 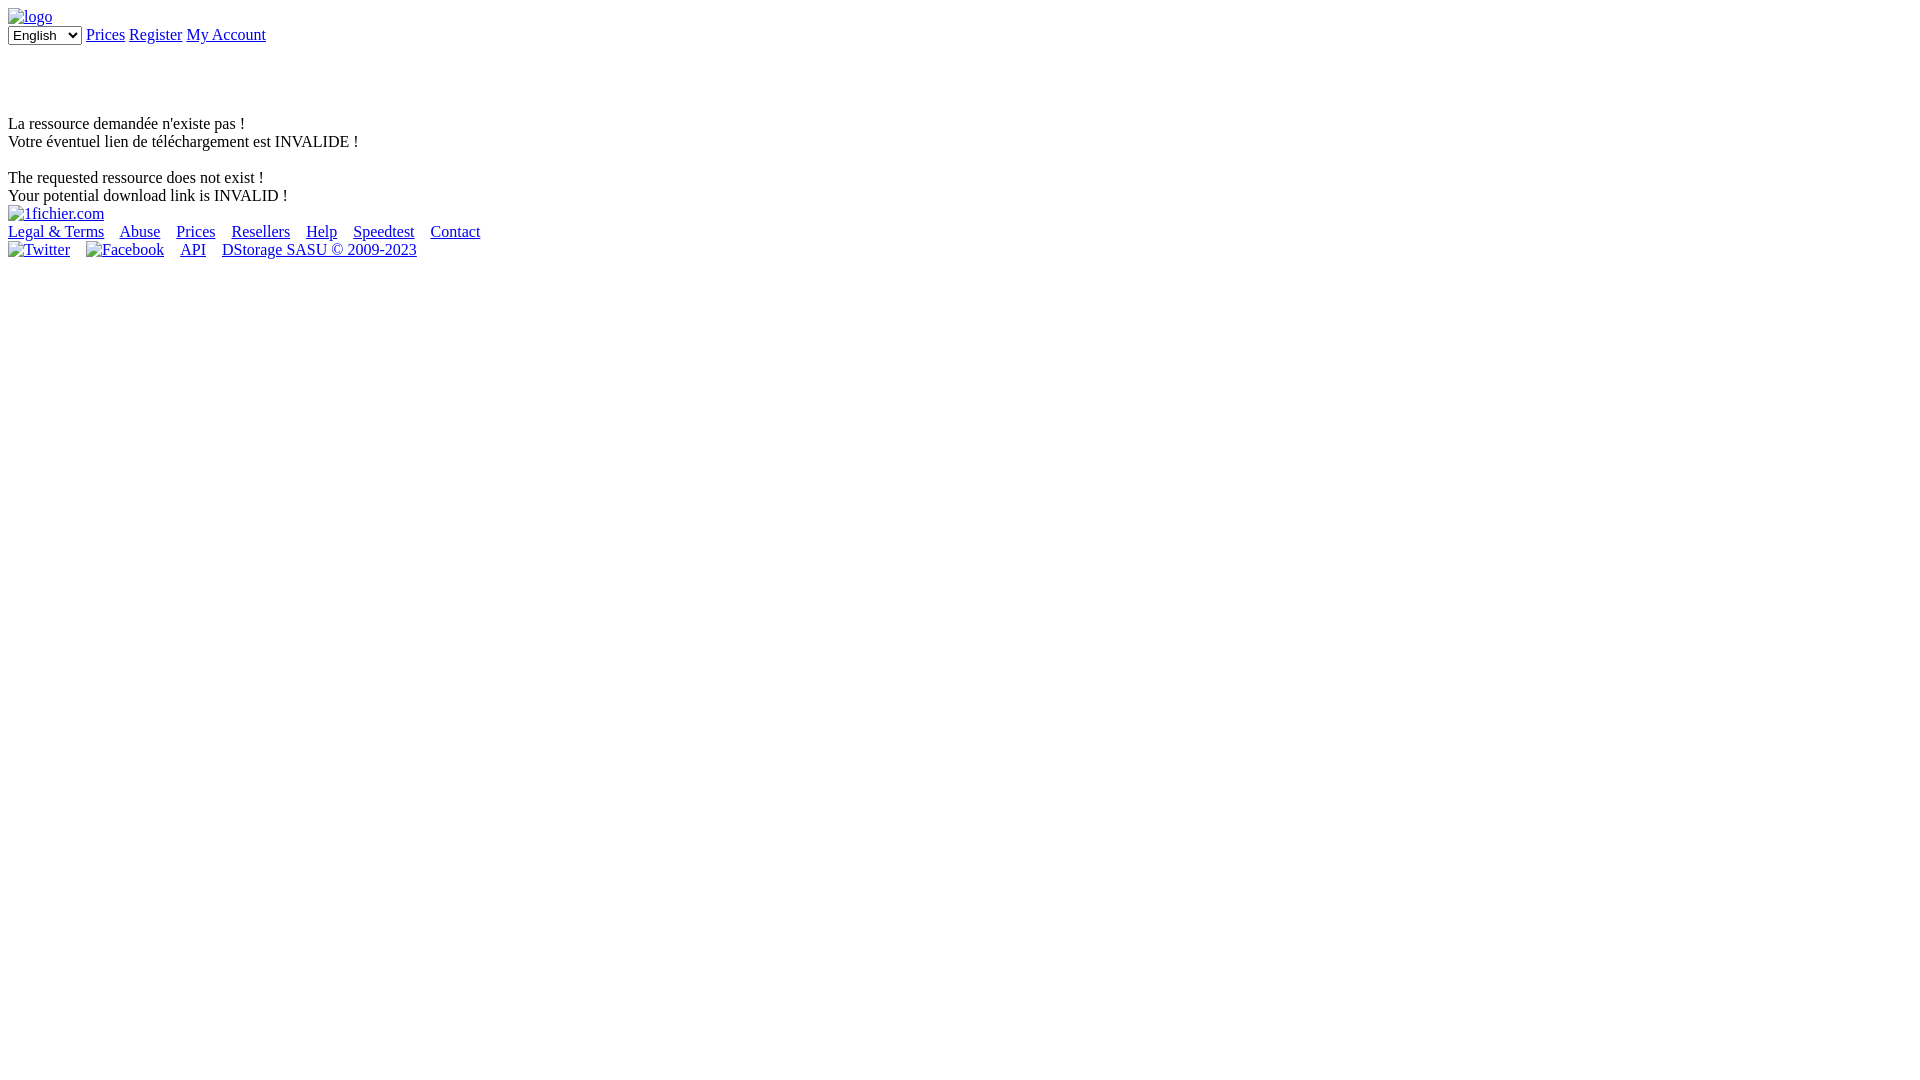 I want to click on 'Prices', so click(x=195, y=230).